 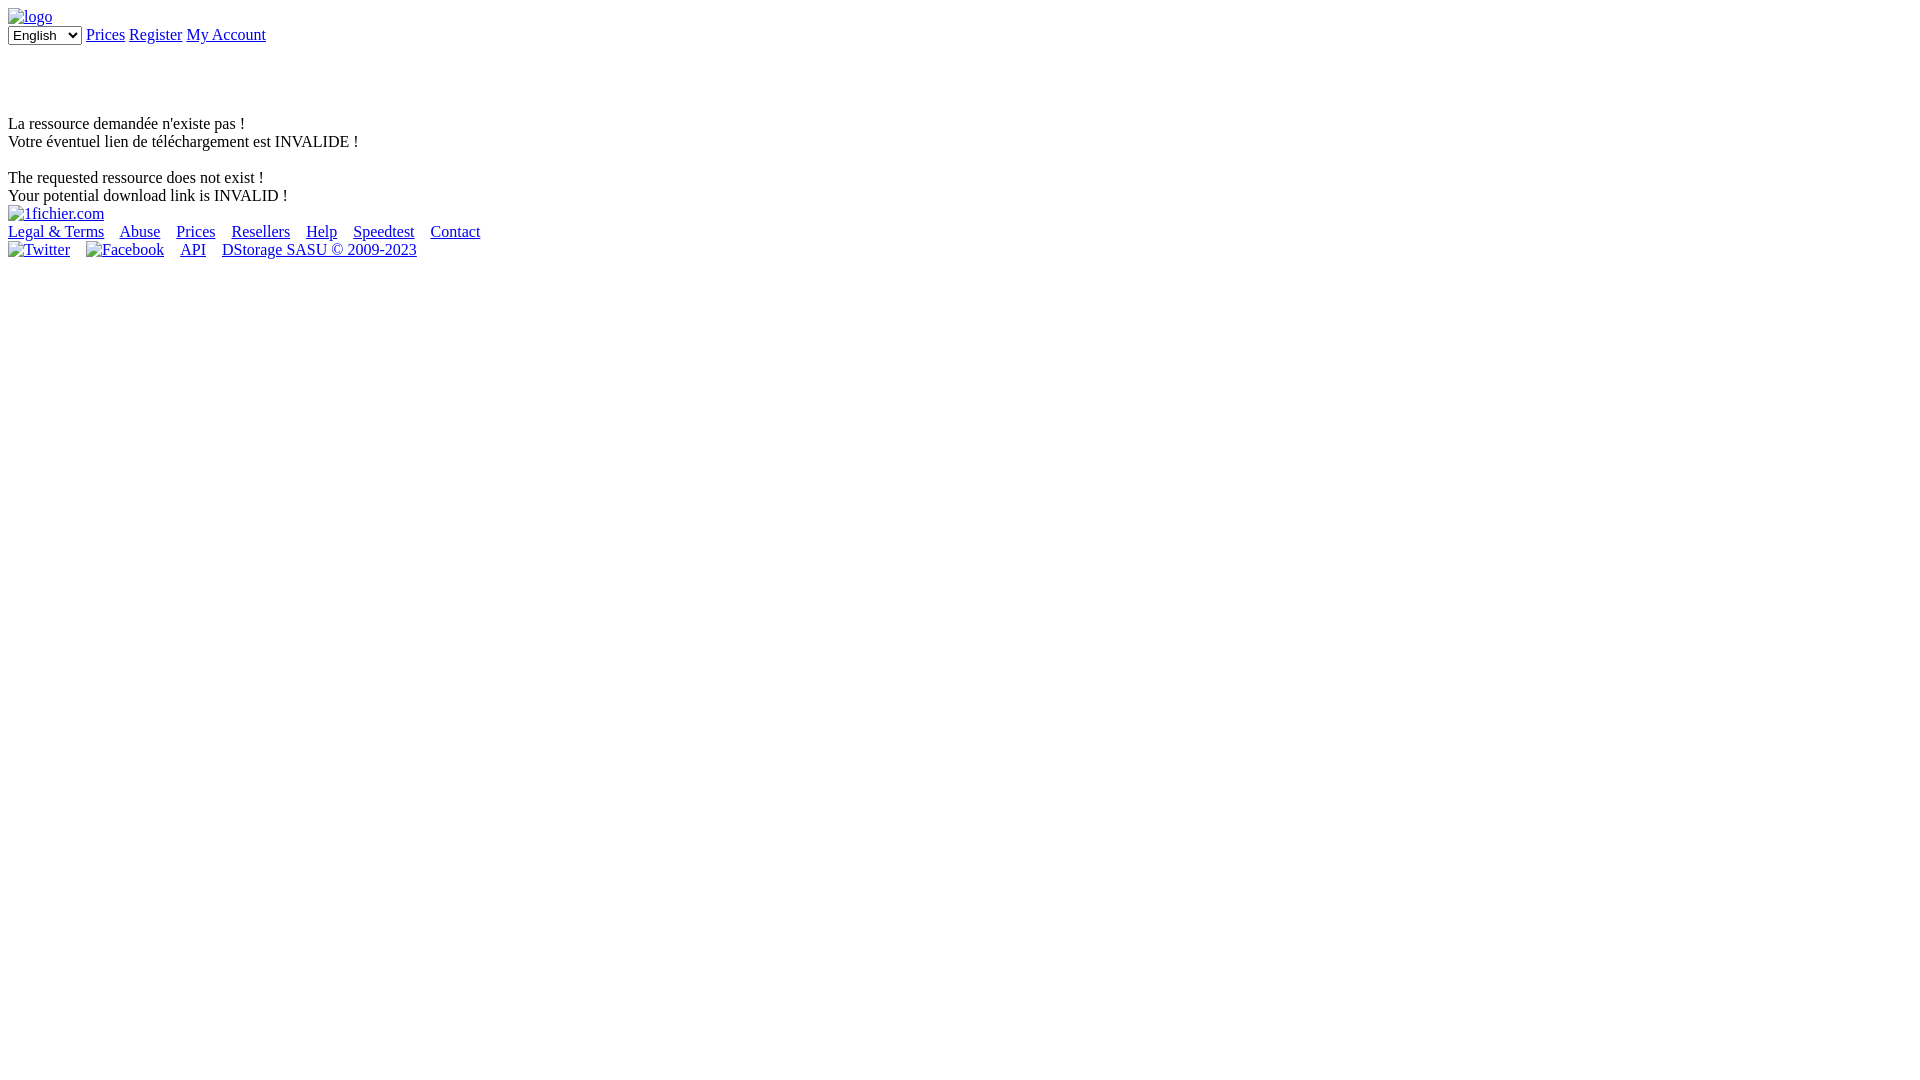 I want to click on 'Prices', so click(x=195, y=230).